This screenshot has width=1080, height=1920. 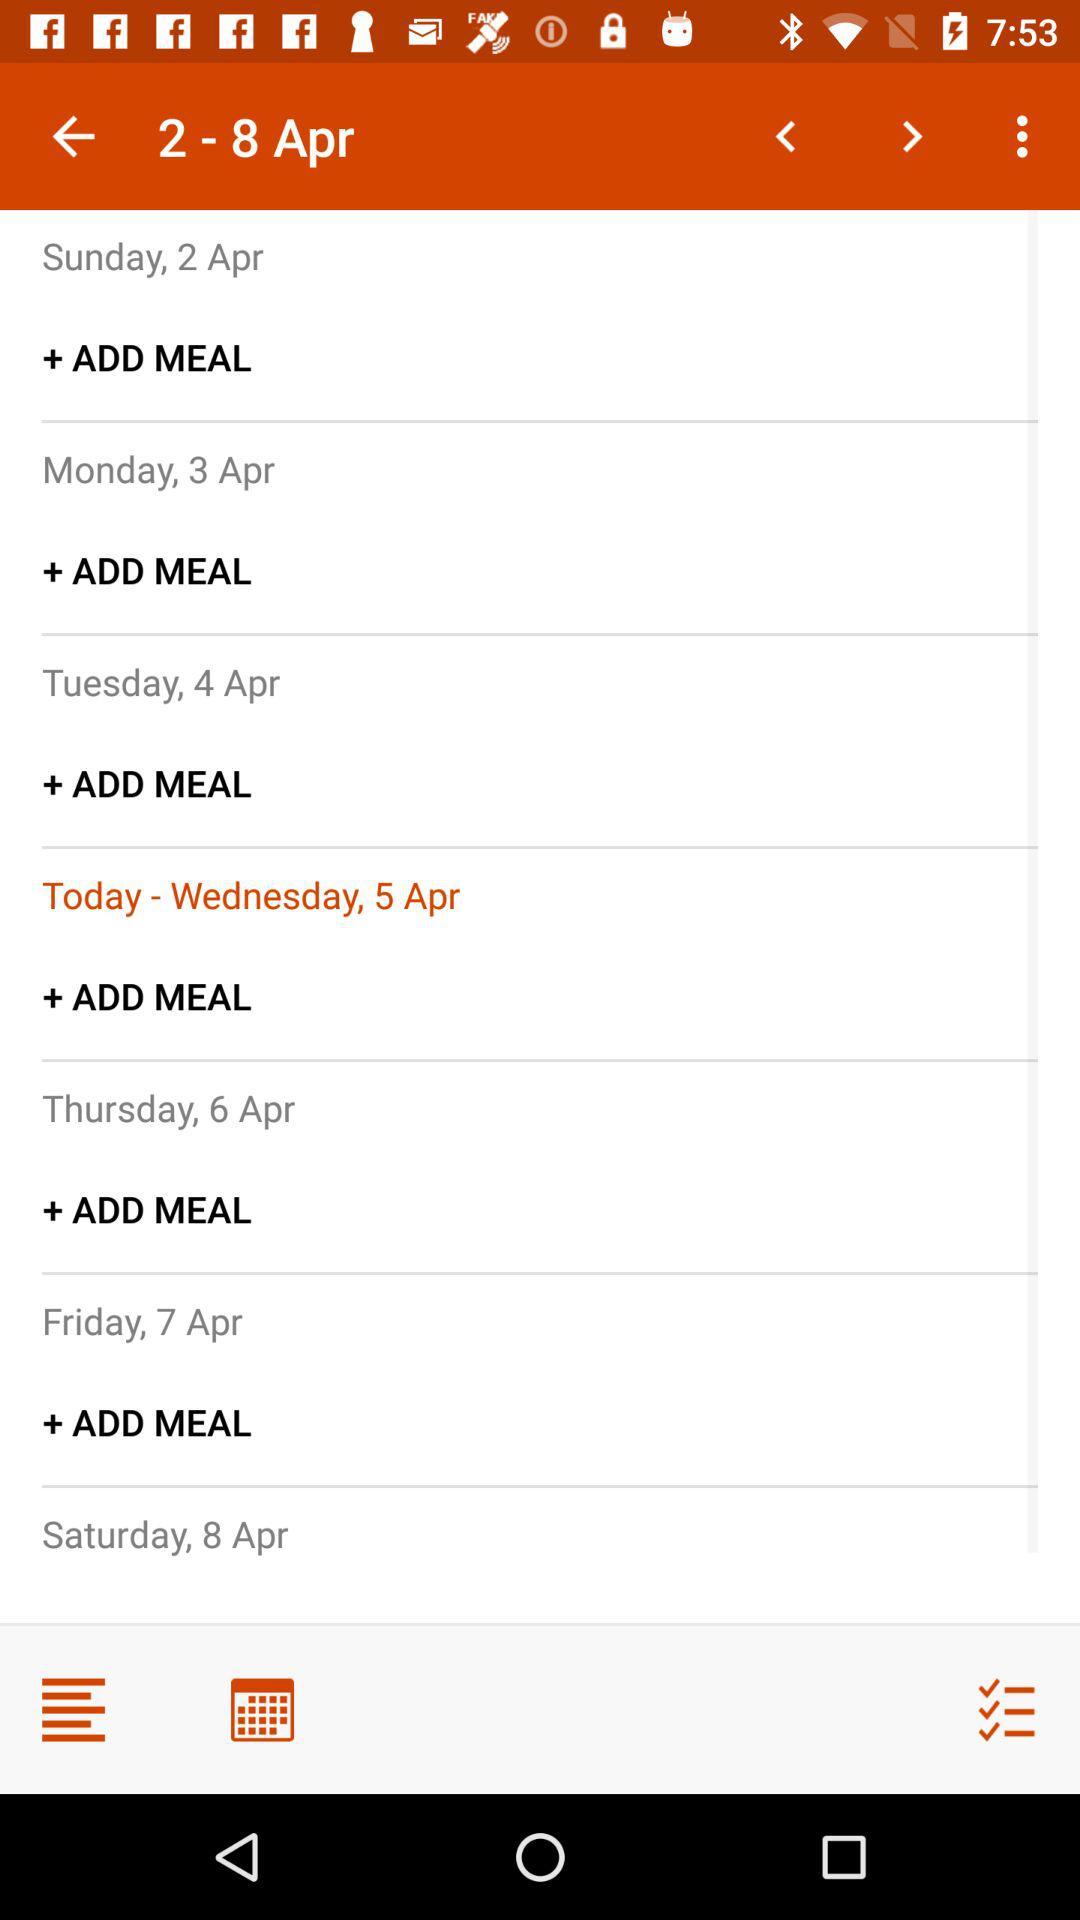 What do you see at coordinates (160, 681) in the screenshot?
I see `tuesday, 4 apr icon` at bounding box center [160, 681].